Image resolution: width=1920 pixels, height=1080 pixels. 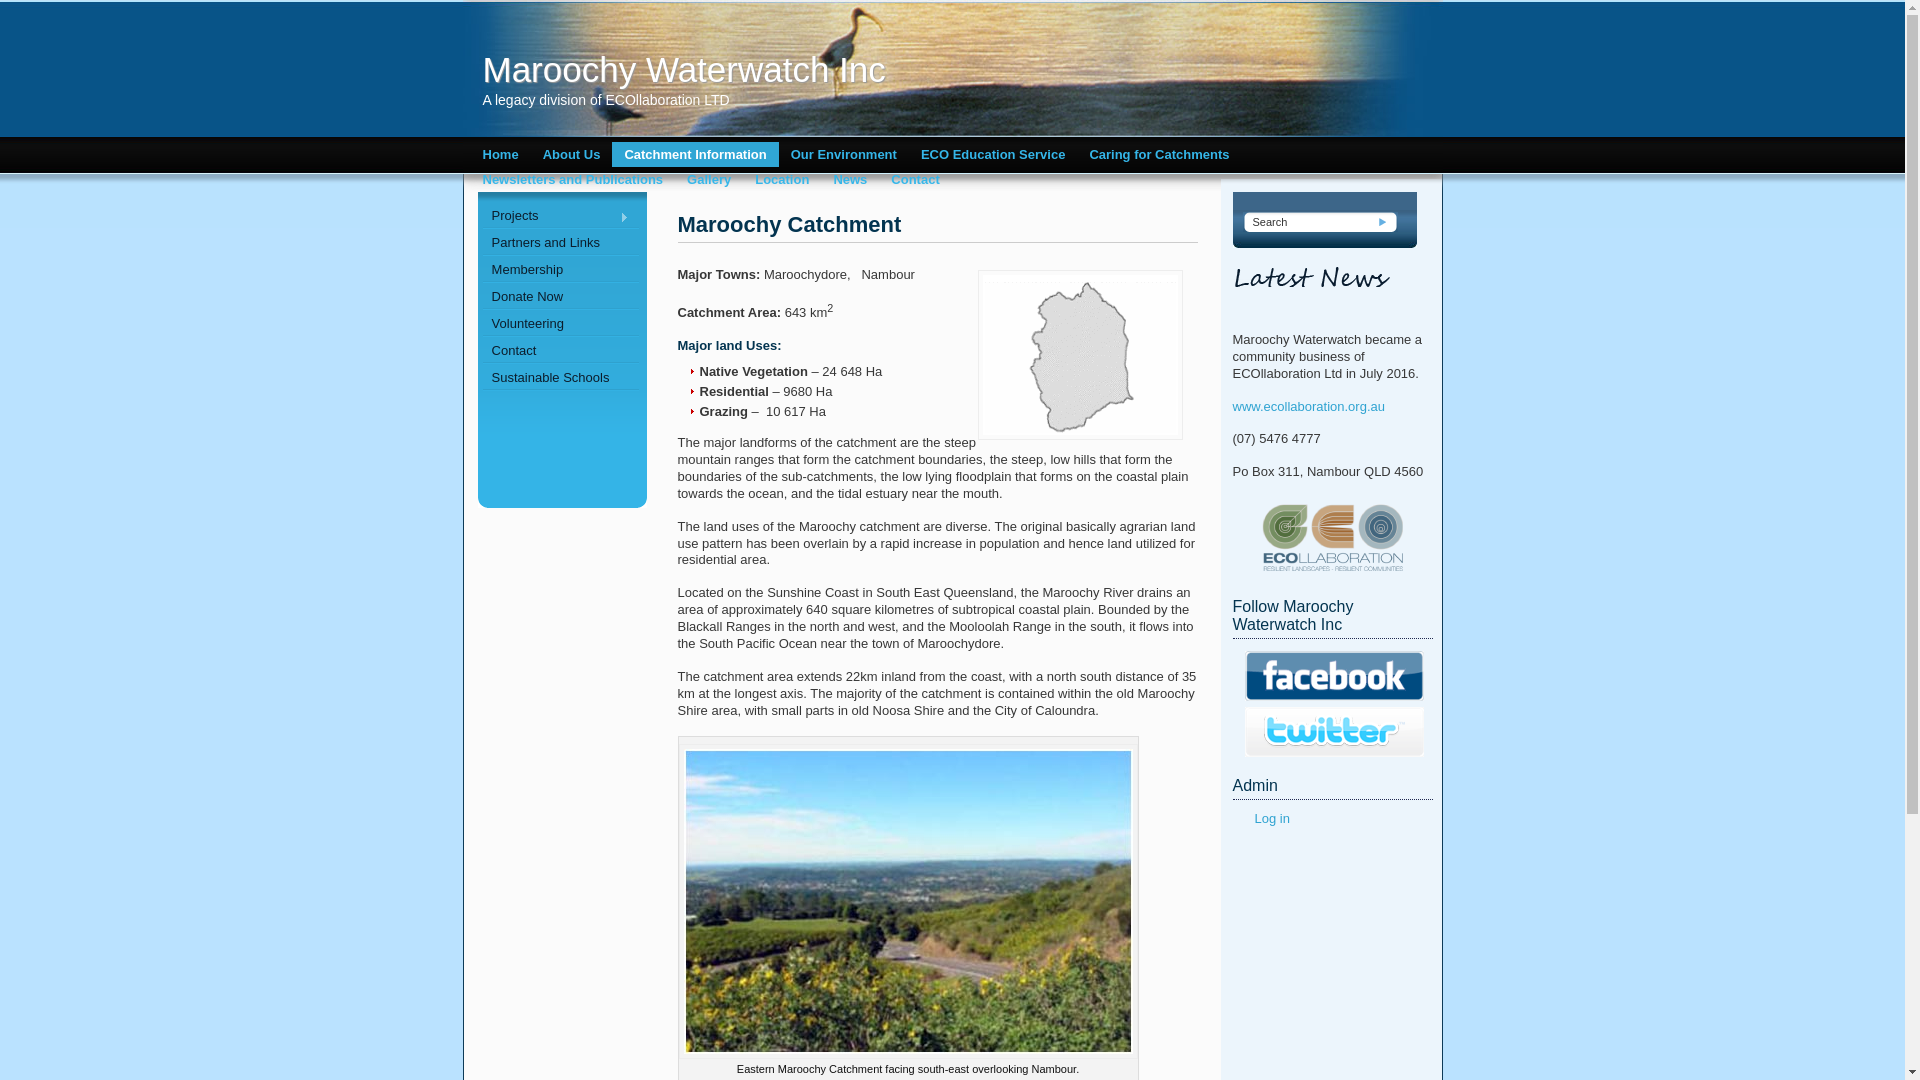 I want to click on 'Membership', so click(x=560, y=268).